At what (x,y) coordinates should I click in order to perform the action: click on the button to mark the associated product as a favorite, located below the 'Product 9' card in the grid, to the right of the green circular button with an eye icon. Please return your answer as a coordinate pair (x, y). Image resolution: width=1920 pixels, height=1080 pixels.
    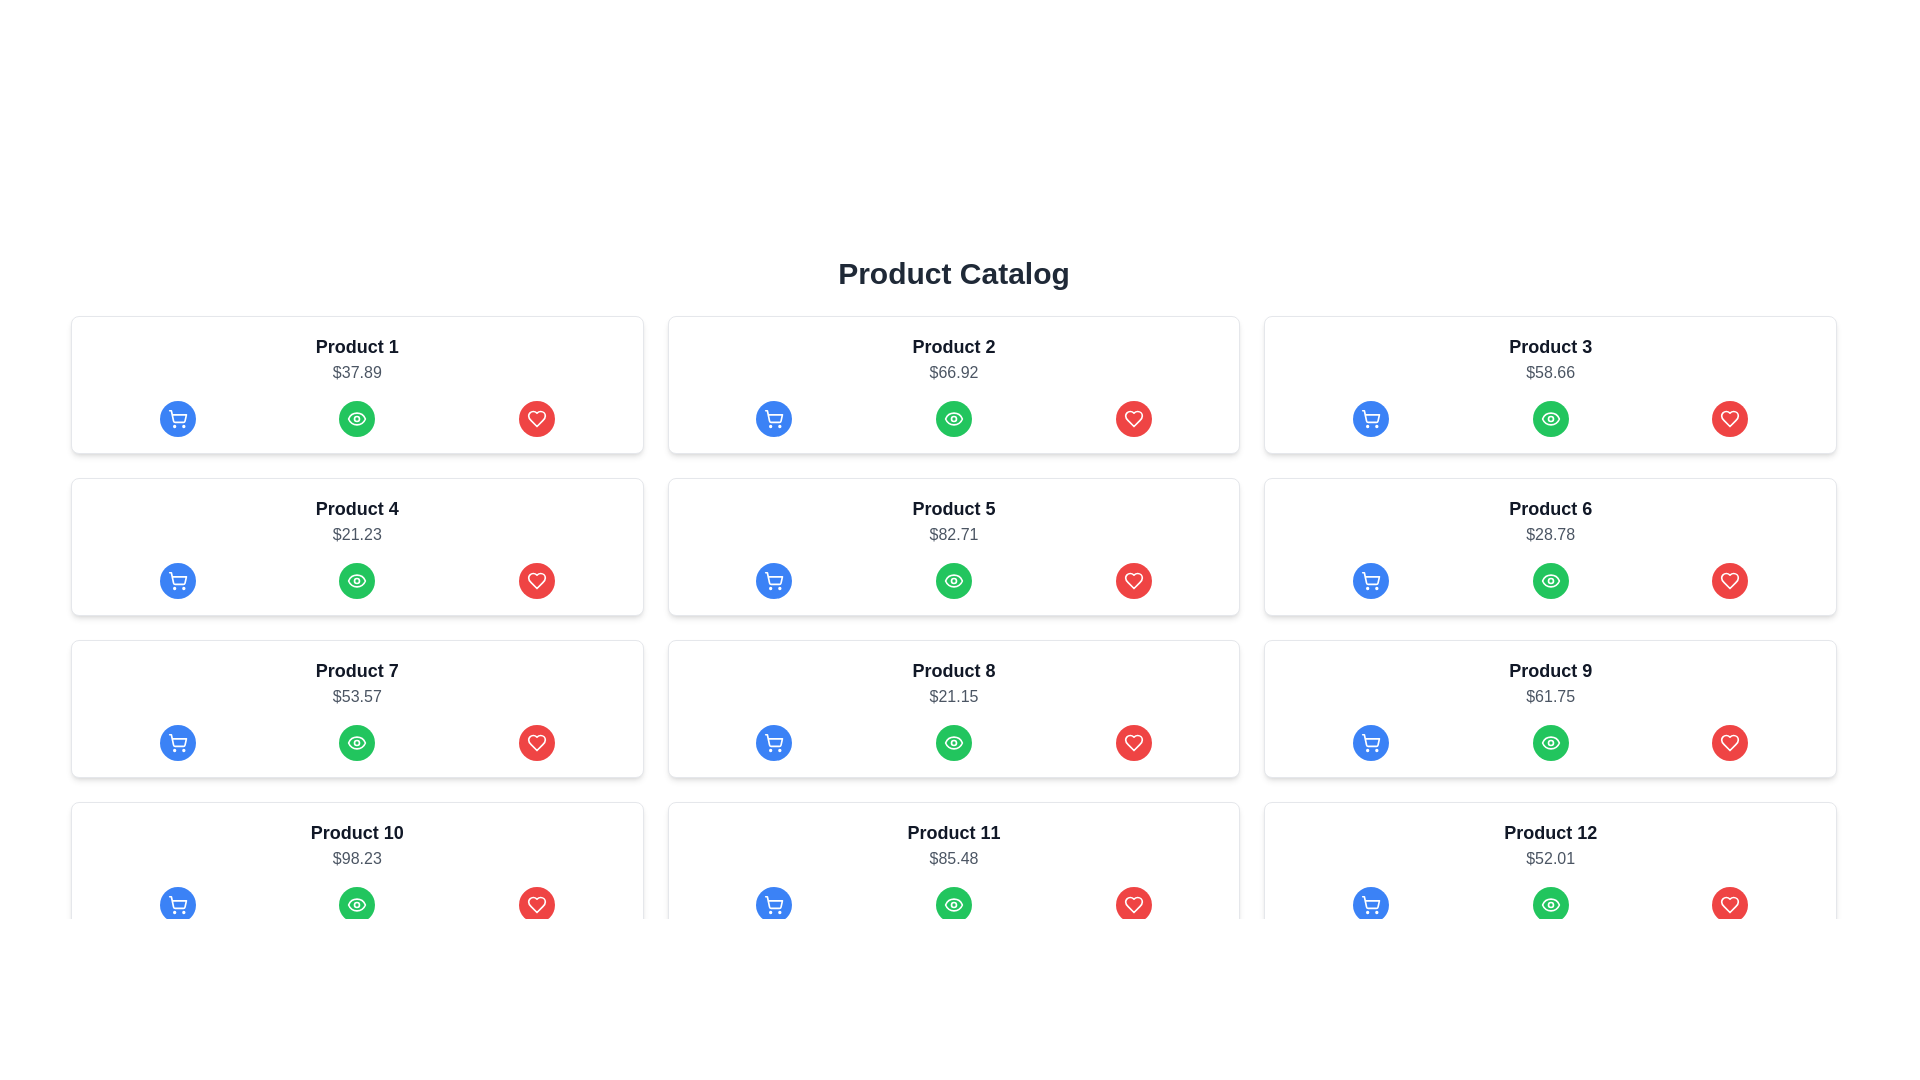
    Looking at the image, I should click on (1728, 743).